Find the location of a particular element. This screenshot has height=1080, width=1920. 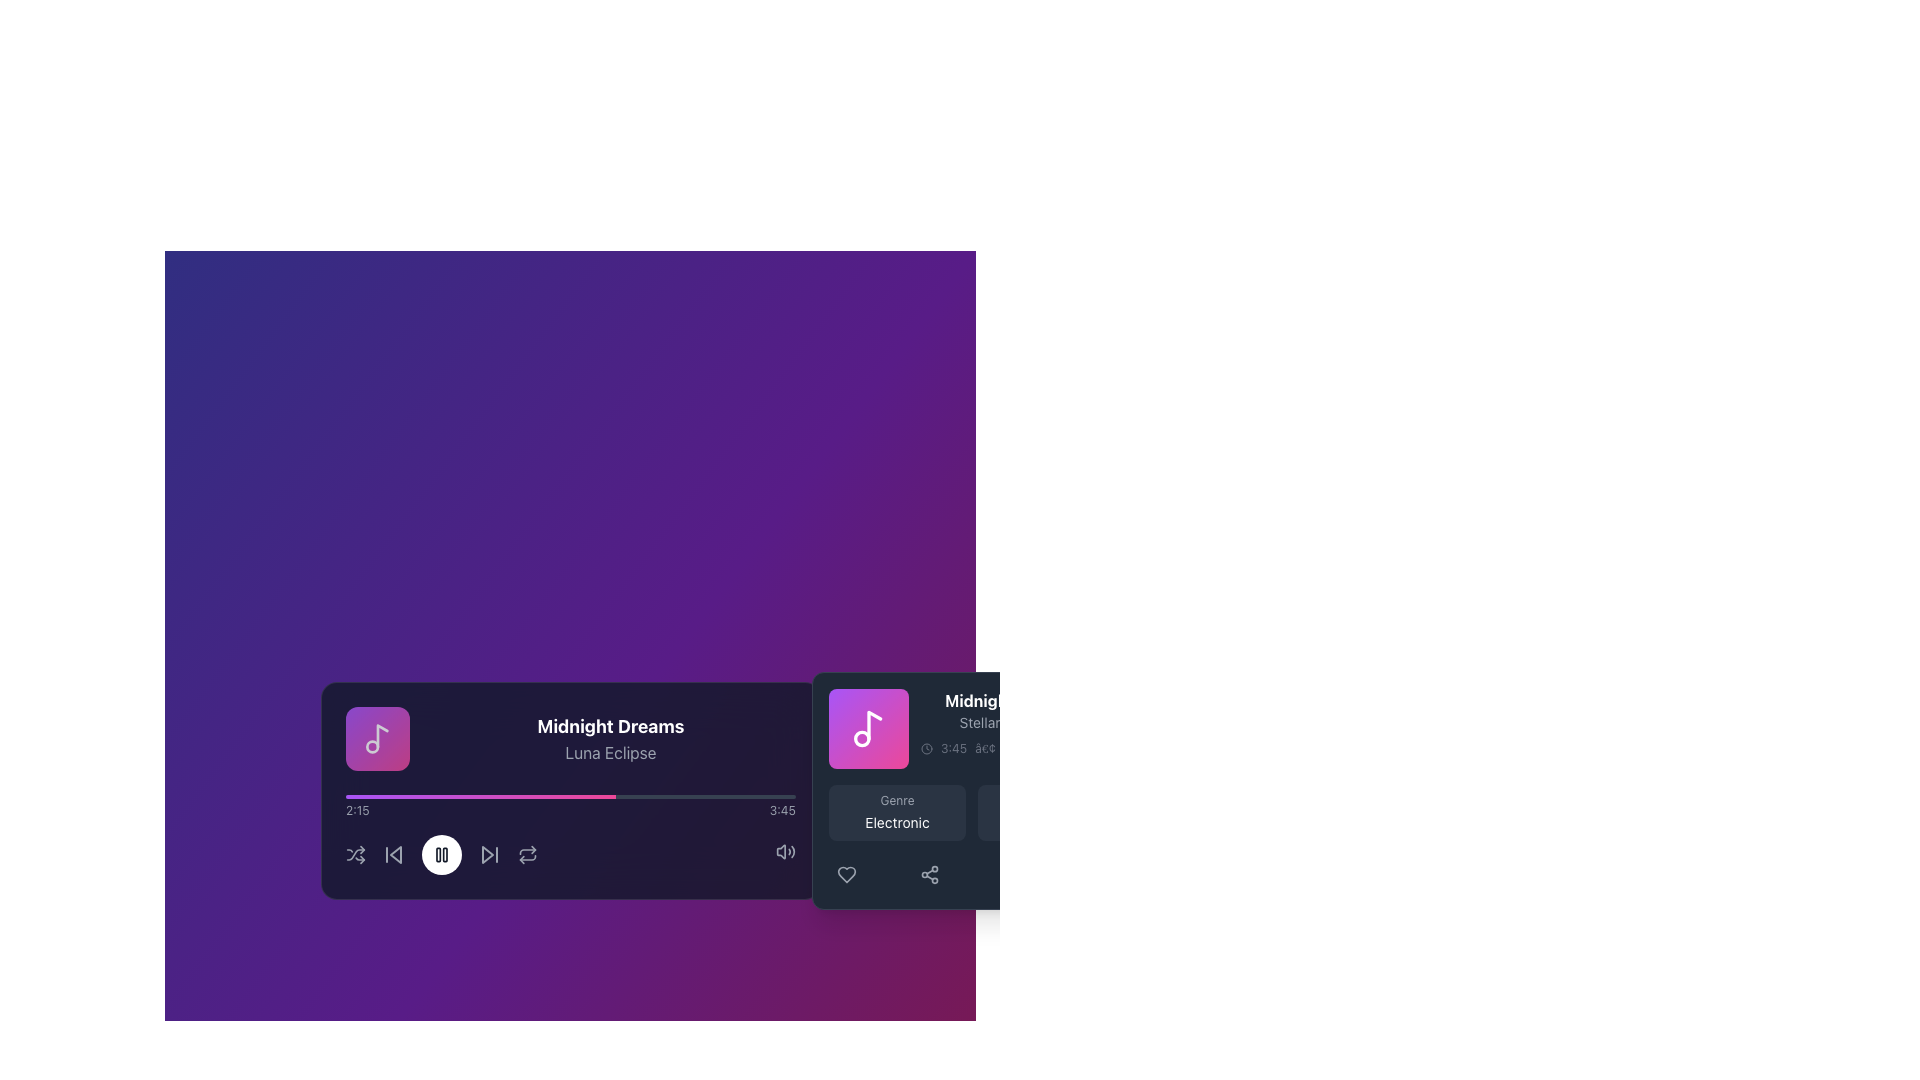

the leftward-pointing chevron arrow icon located at the bottom left of the interface is located at coordinates (395, 855).